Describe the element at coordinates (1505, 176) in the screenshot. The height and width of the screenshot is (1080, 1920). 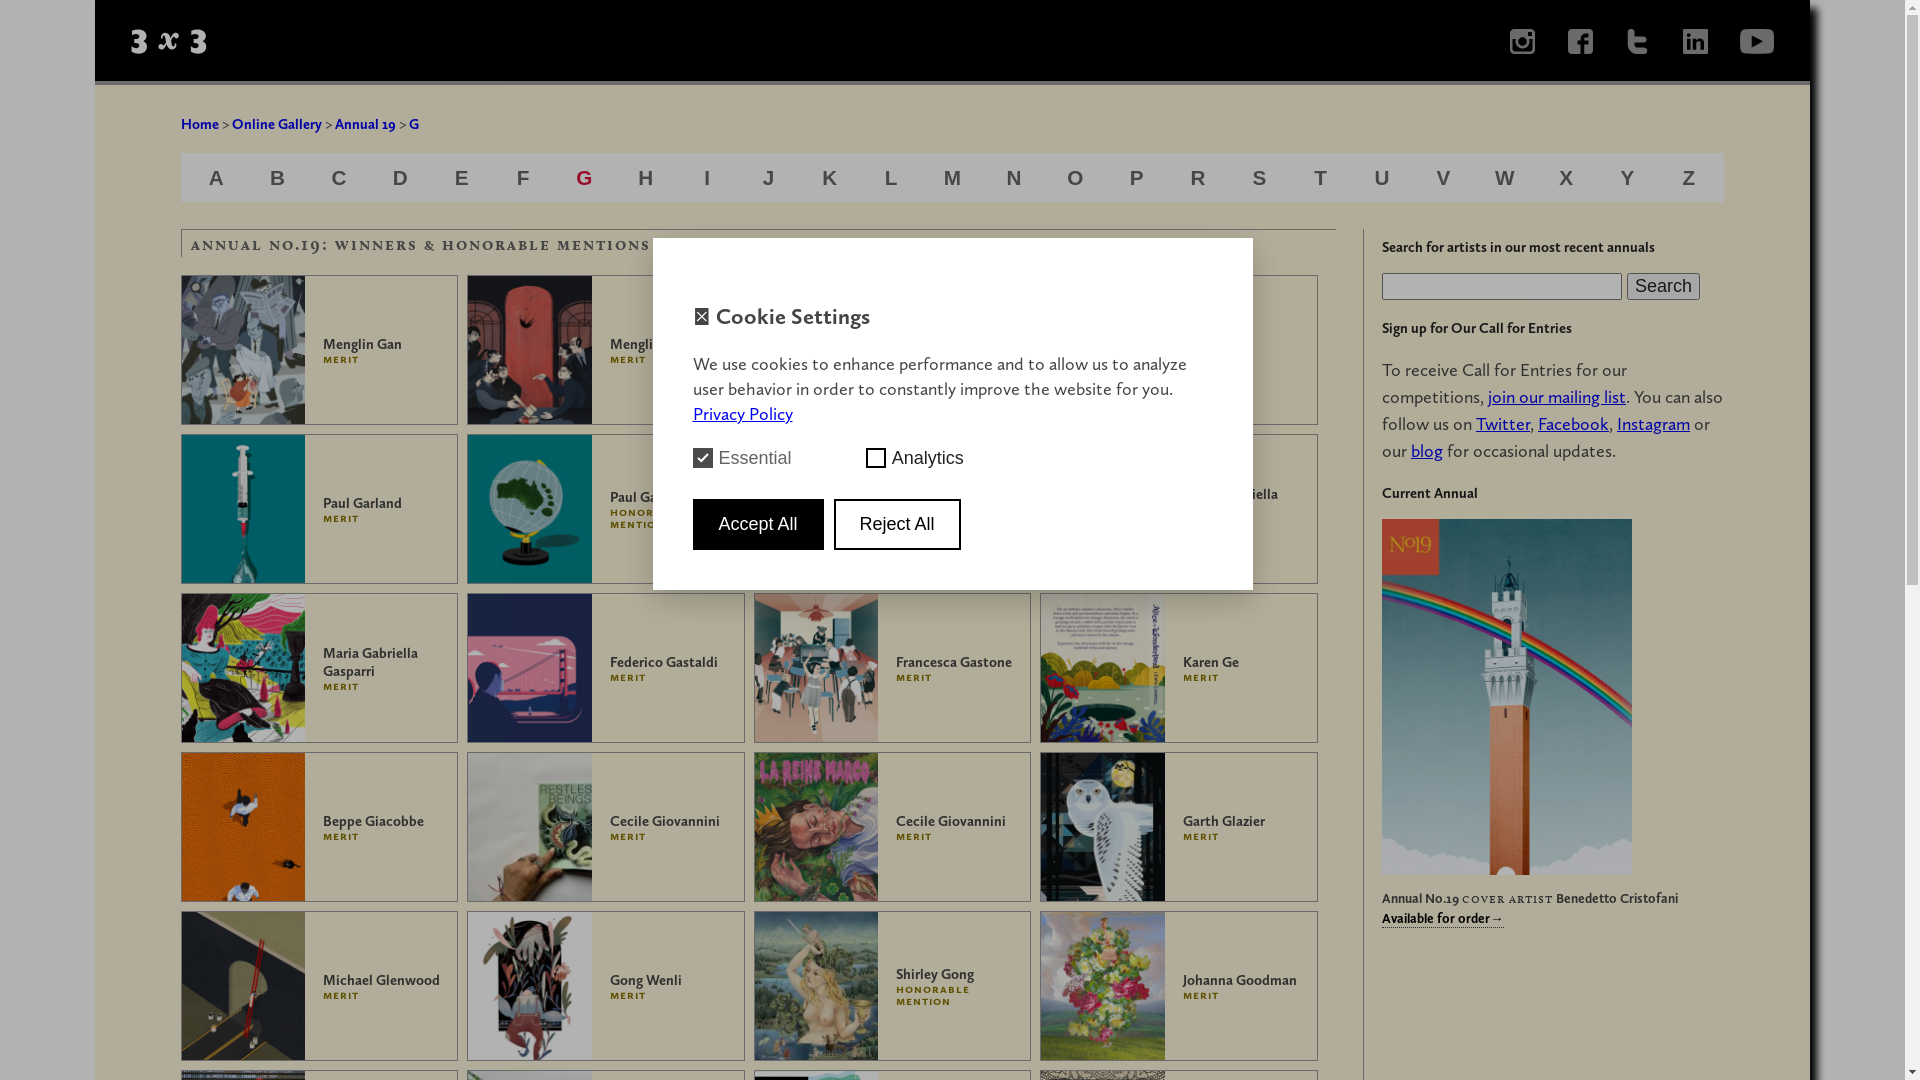
I see `'W'` at that location.